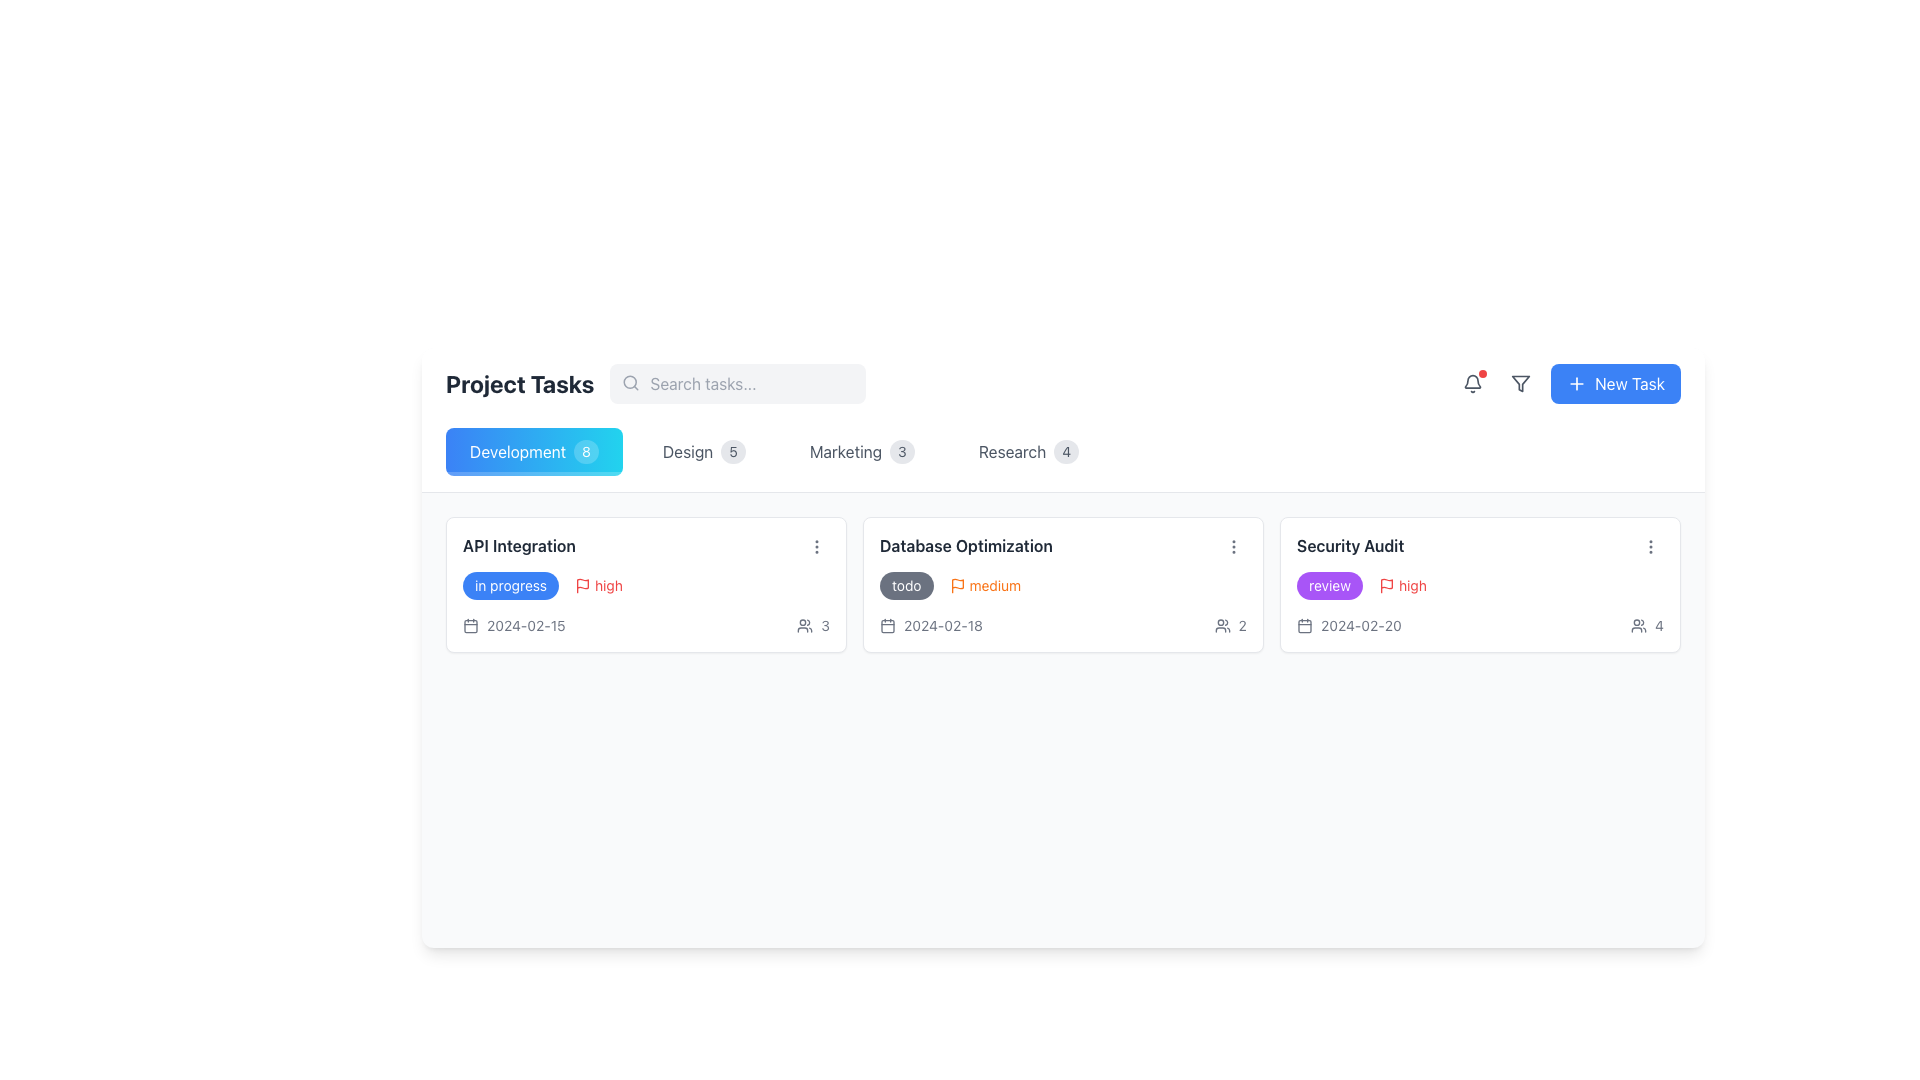 The image size is (1920, 1080). I want to click on the status indicator labeled 'review' located on the right side of the 'Security Audit' task card in the 'Project Tasks' section, so click(1329, 585).